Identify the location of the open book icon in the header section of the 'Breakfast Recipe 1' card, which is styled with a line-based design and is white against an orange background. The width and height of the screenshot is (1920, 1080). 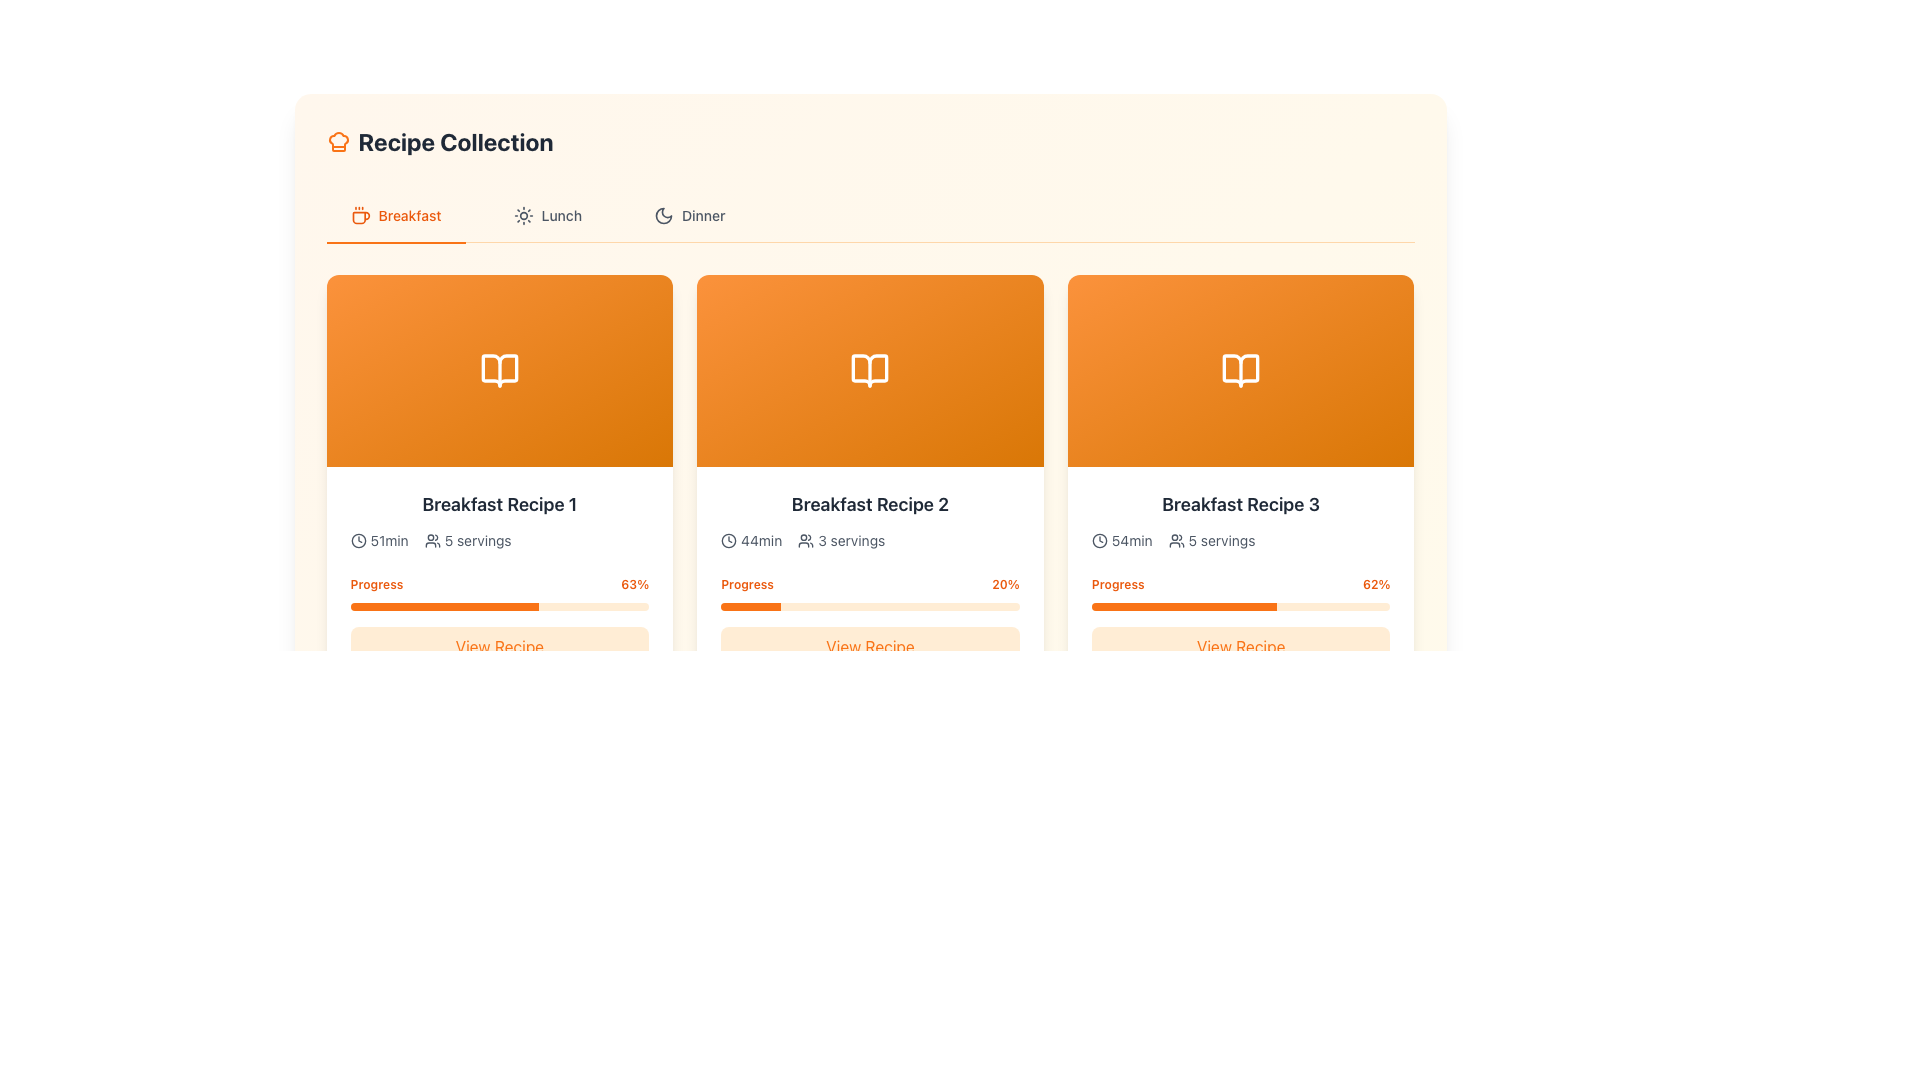
(499, 370).